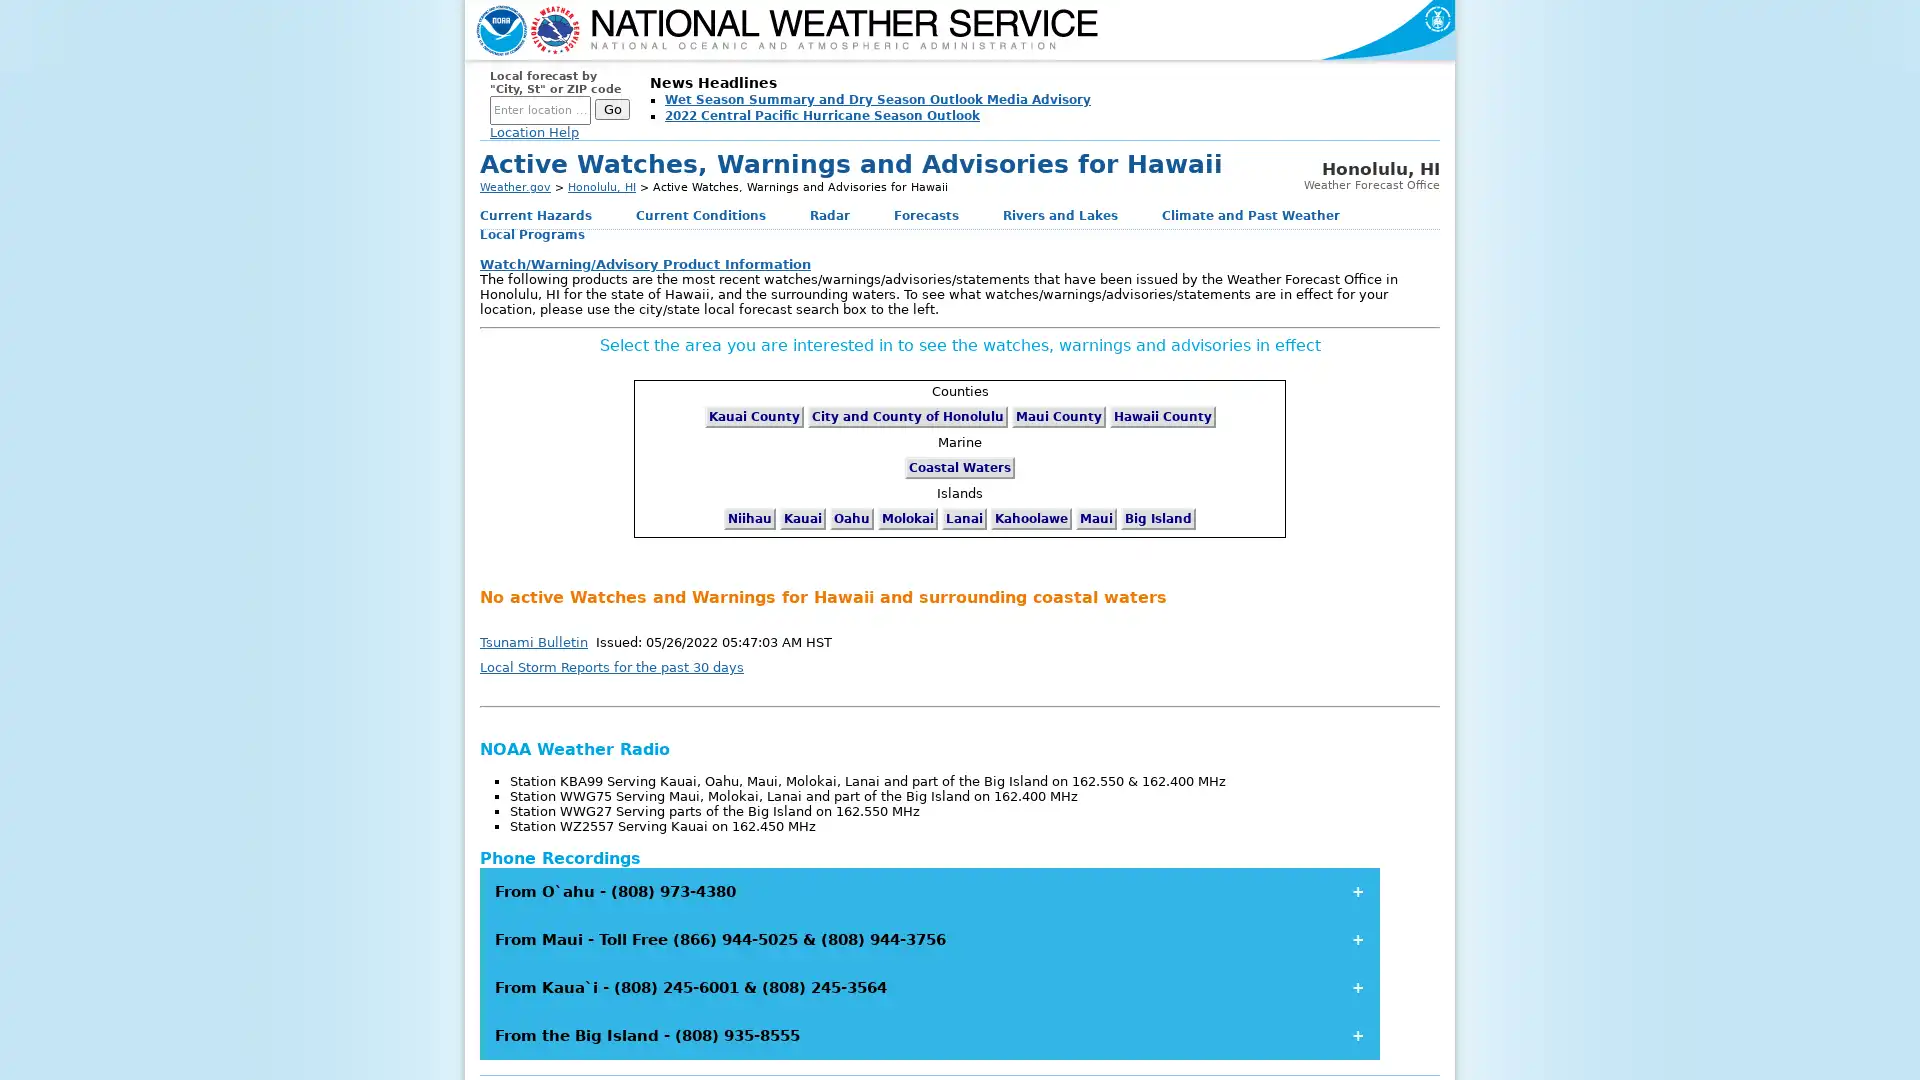 This screenshot has height=1080, width=1920. What do you see at coordinates (929, 890) in the screenshot?
I see `From O`ahu - (808) 973-4380 +` at bounding box center [929, 890].